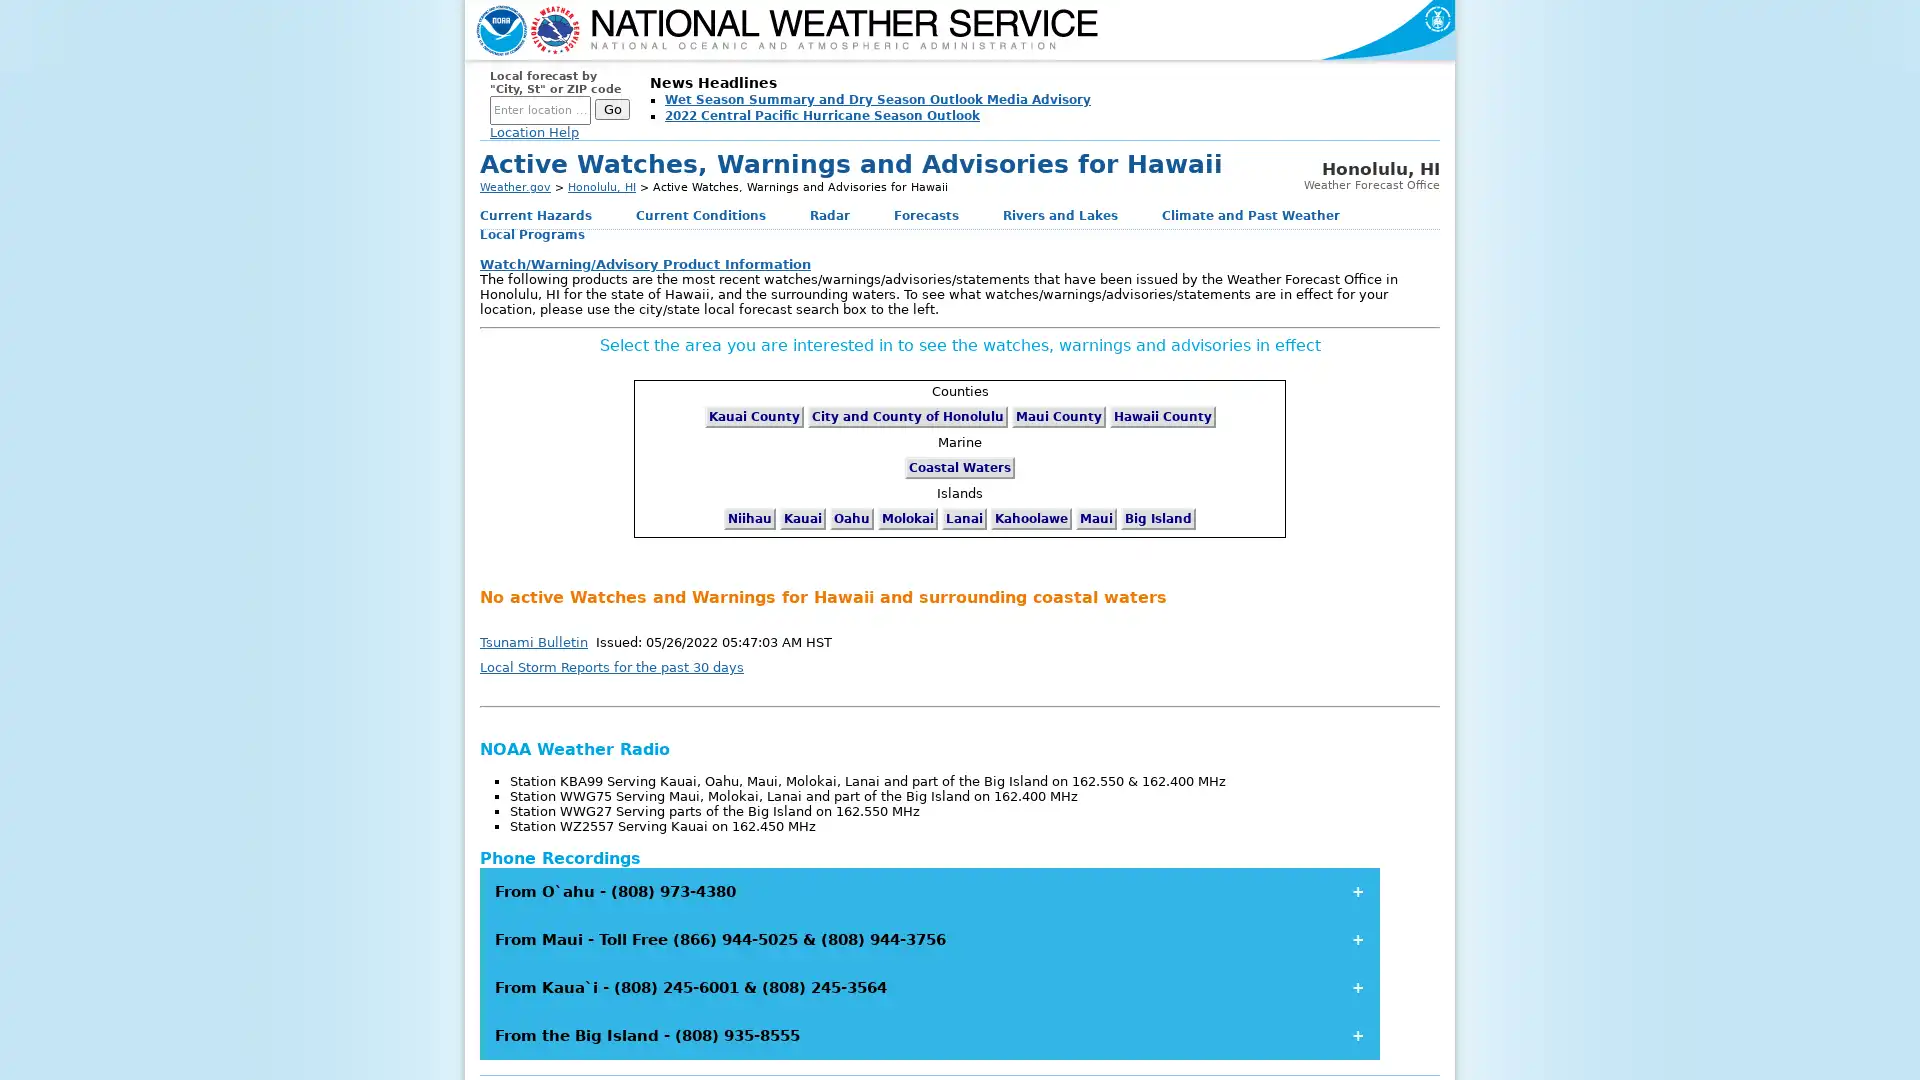 This screenshot has height=1080, width=1920. What do you see at coordinates (929, 890) in the screenshot?
I see `From O`ahu - (808) 973-4380 +` at bounding box center [929, 890].